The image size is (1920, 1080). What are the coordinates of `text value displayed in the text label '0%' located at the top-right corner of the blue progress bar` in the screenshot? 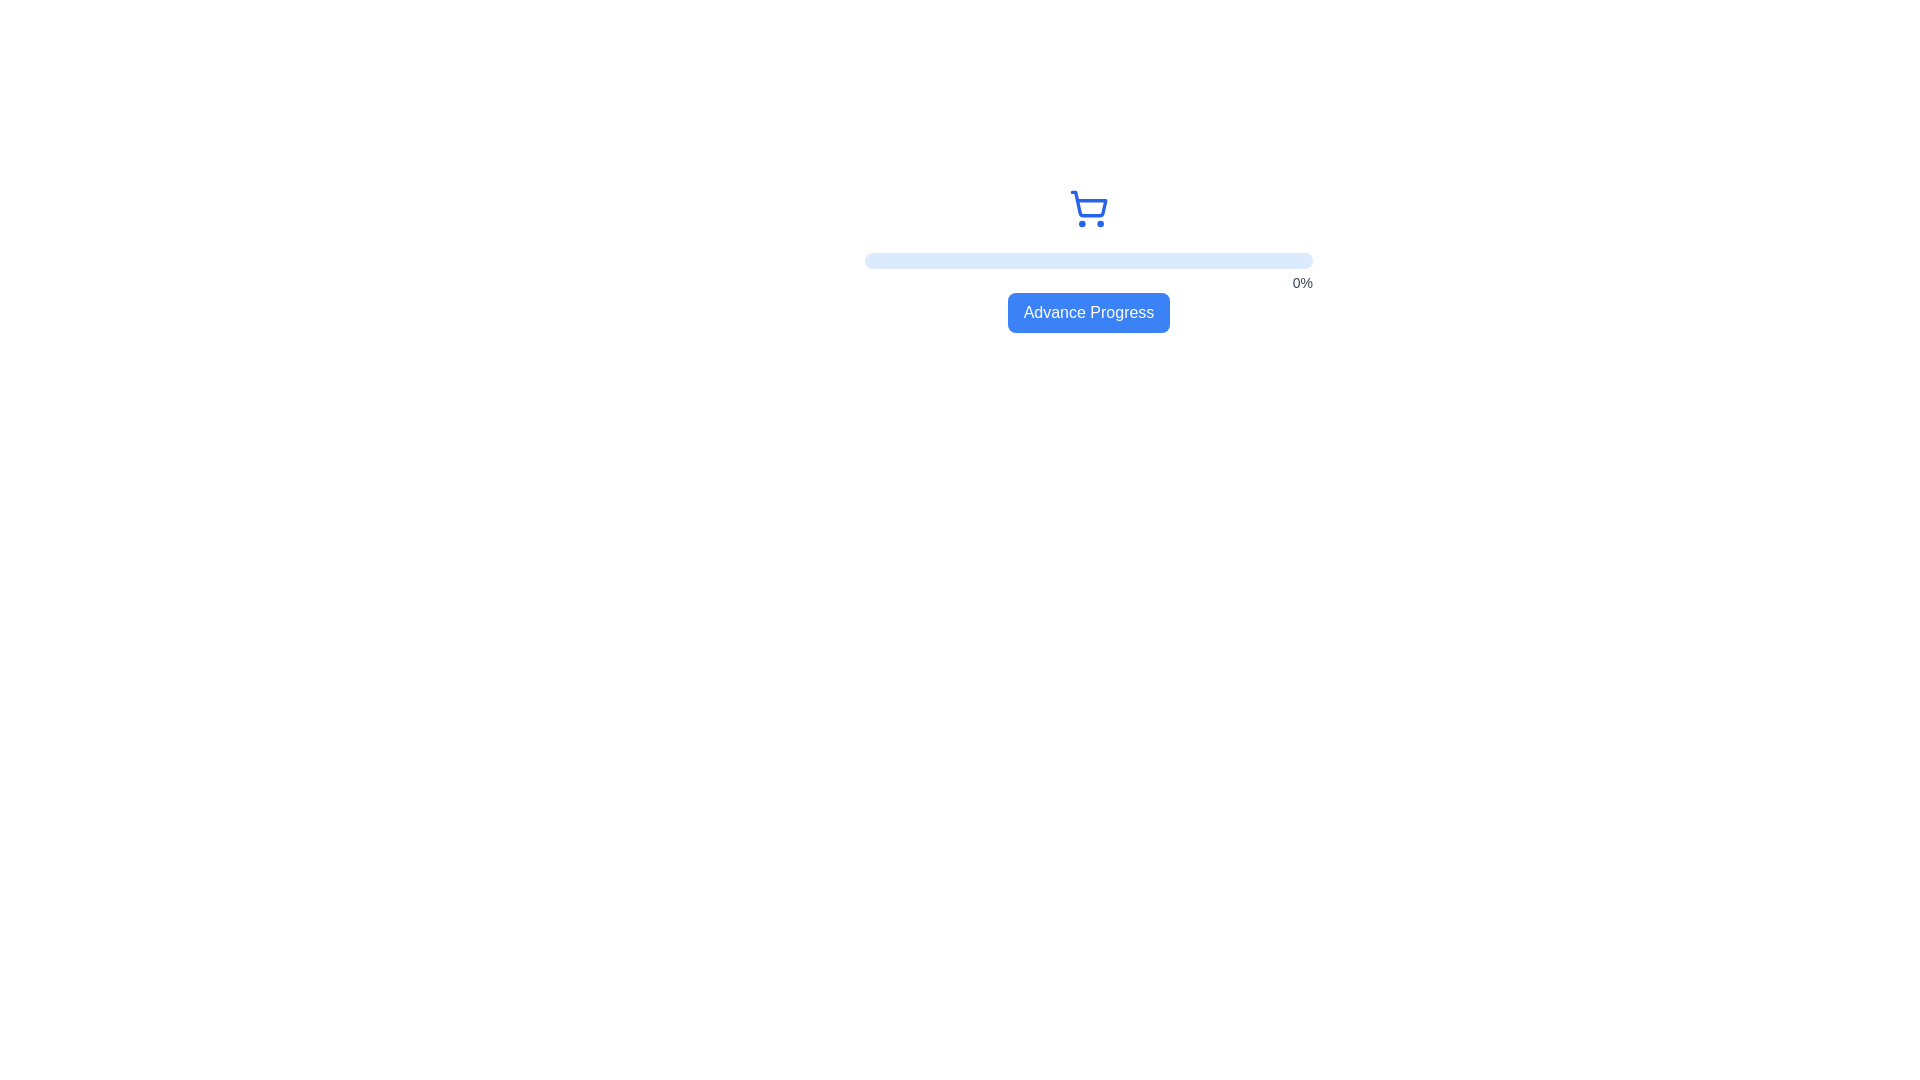 It's located at (1302, 282).